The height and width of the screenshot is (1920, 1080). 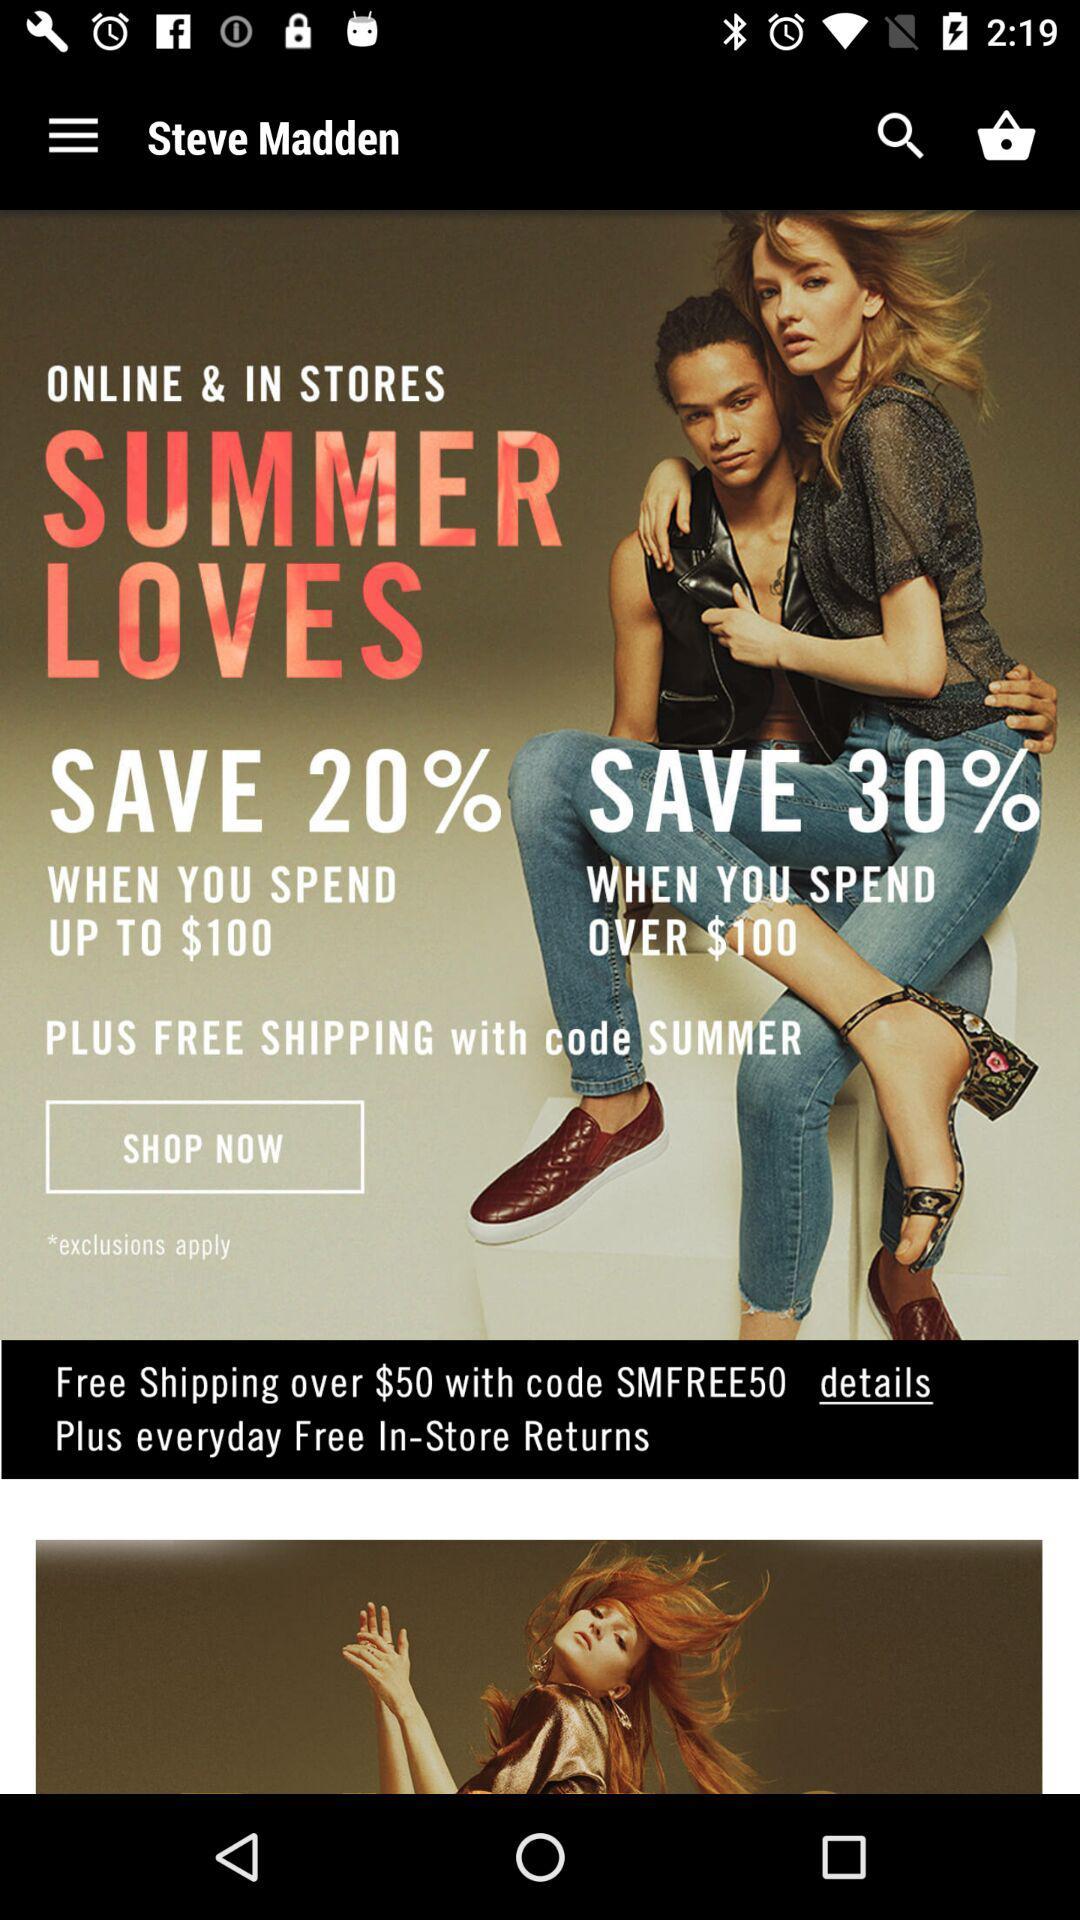 I want to click on search, so click(x=901, y=135).